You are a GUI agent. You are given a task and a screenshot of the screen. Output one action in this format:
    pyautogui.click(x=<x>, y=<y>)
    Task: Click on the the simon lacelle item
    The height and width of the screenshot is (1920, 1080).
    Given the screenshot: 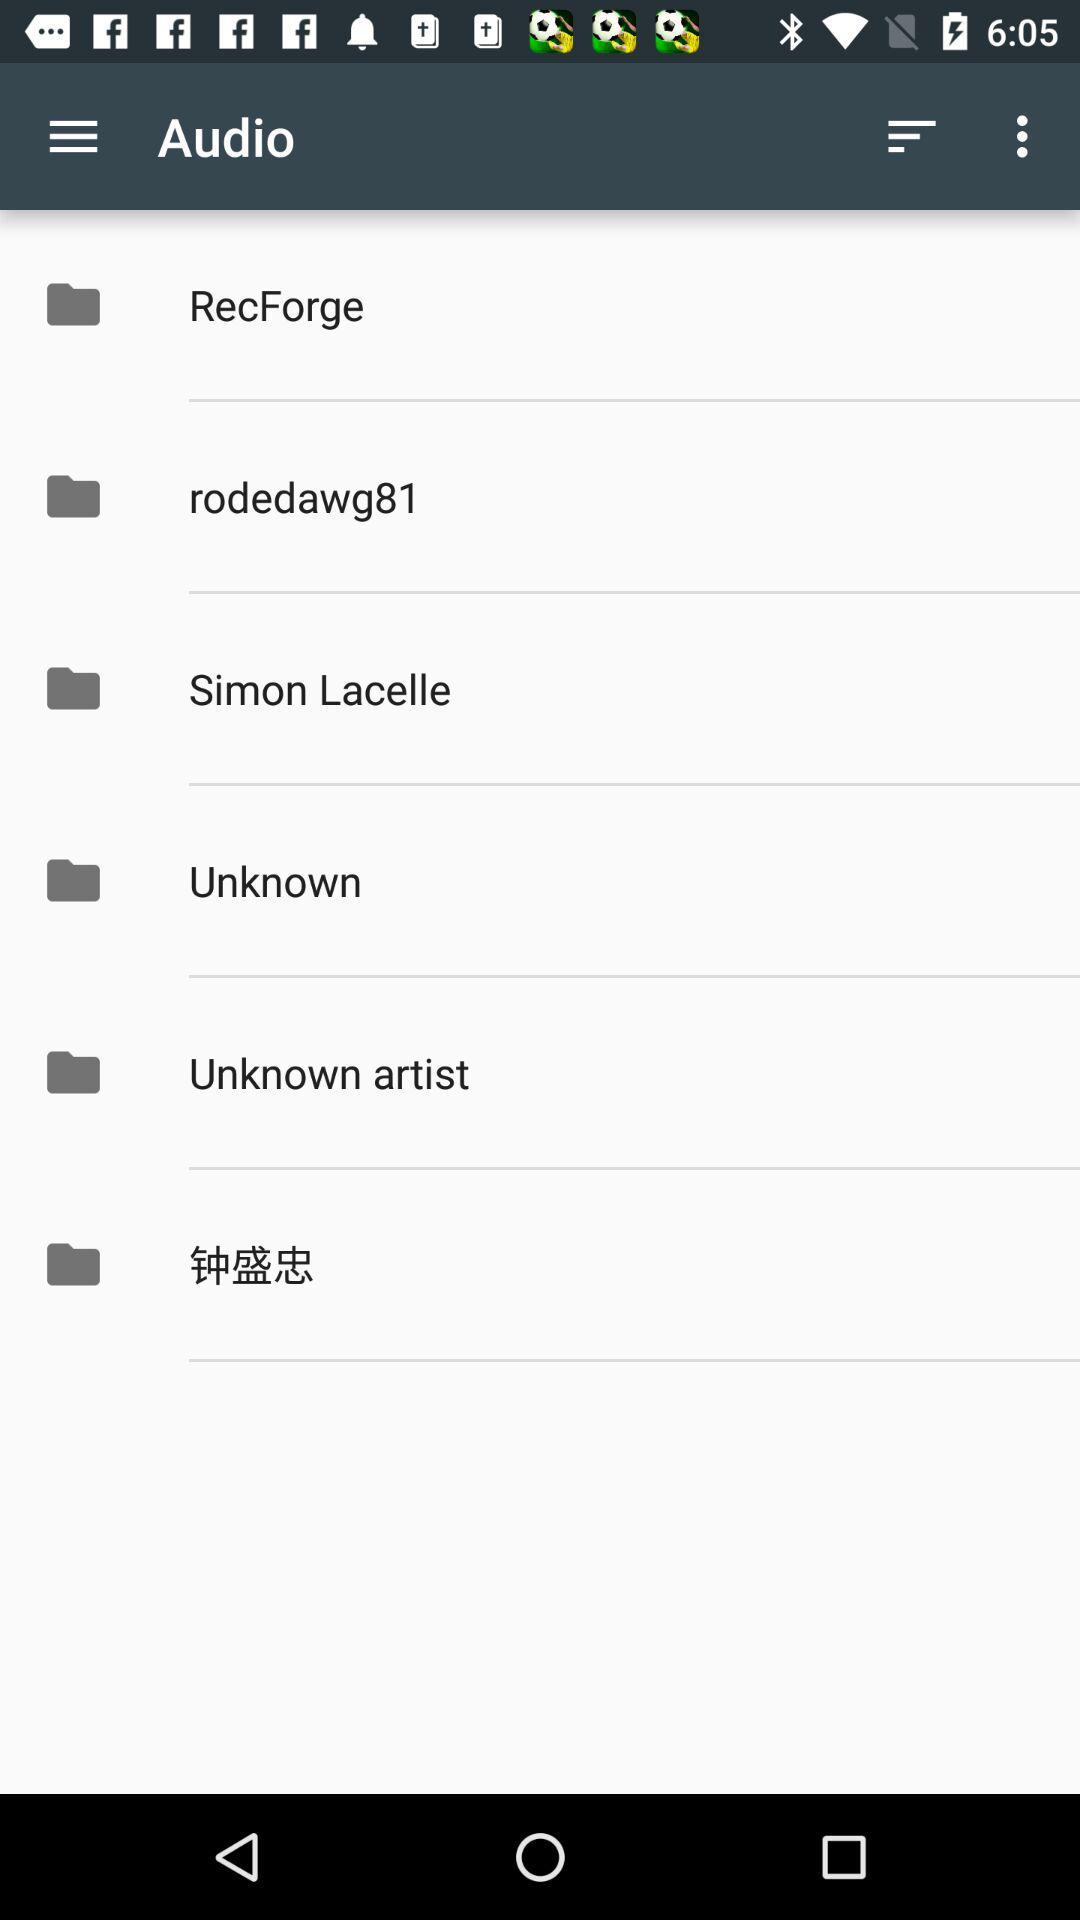 What is the action you would take?
    pyautogui.click(x=612, y=688)
    